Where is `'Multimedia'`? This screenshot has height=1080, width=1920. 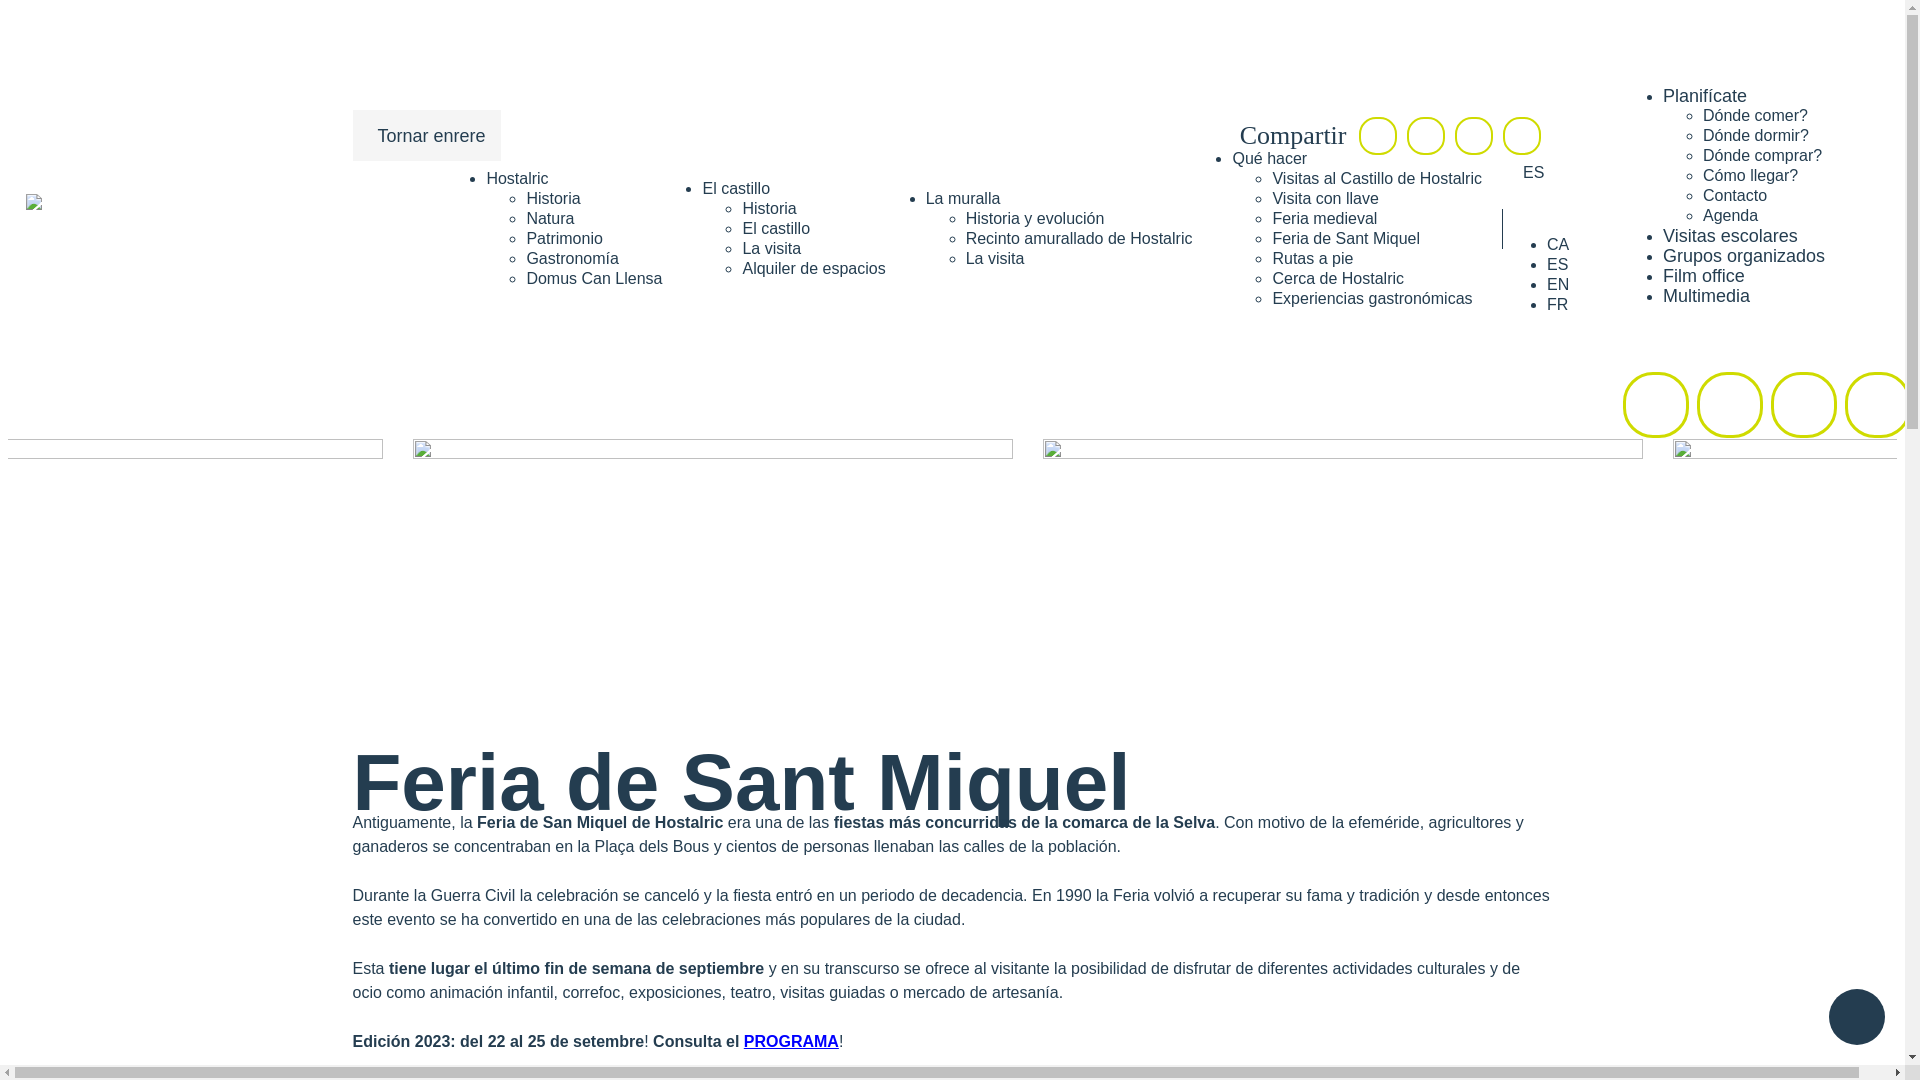 'Multimedia' is located at coordinates (1705, 296).